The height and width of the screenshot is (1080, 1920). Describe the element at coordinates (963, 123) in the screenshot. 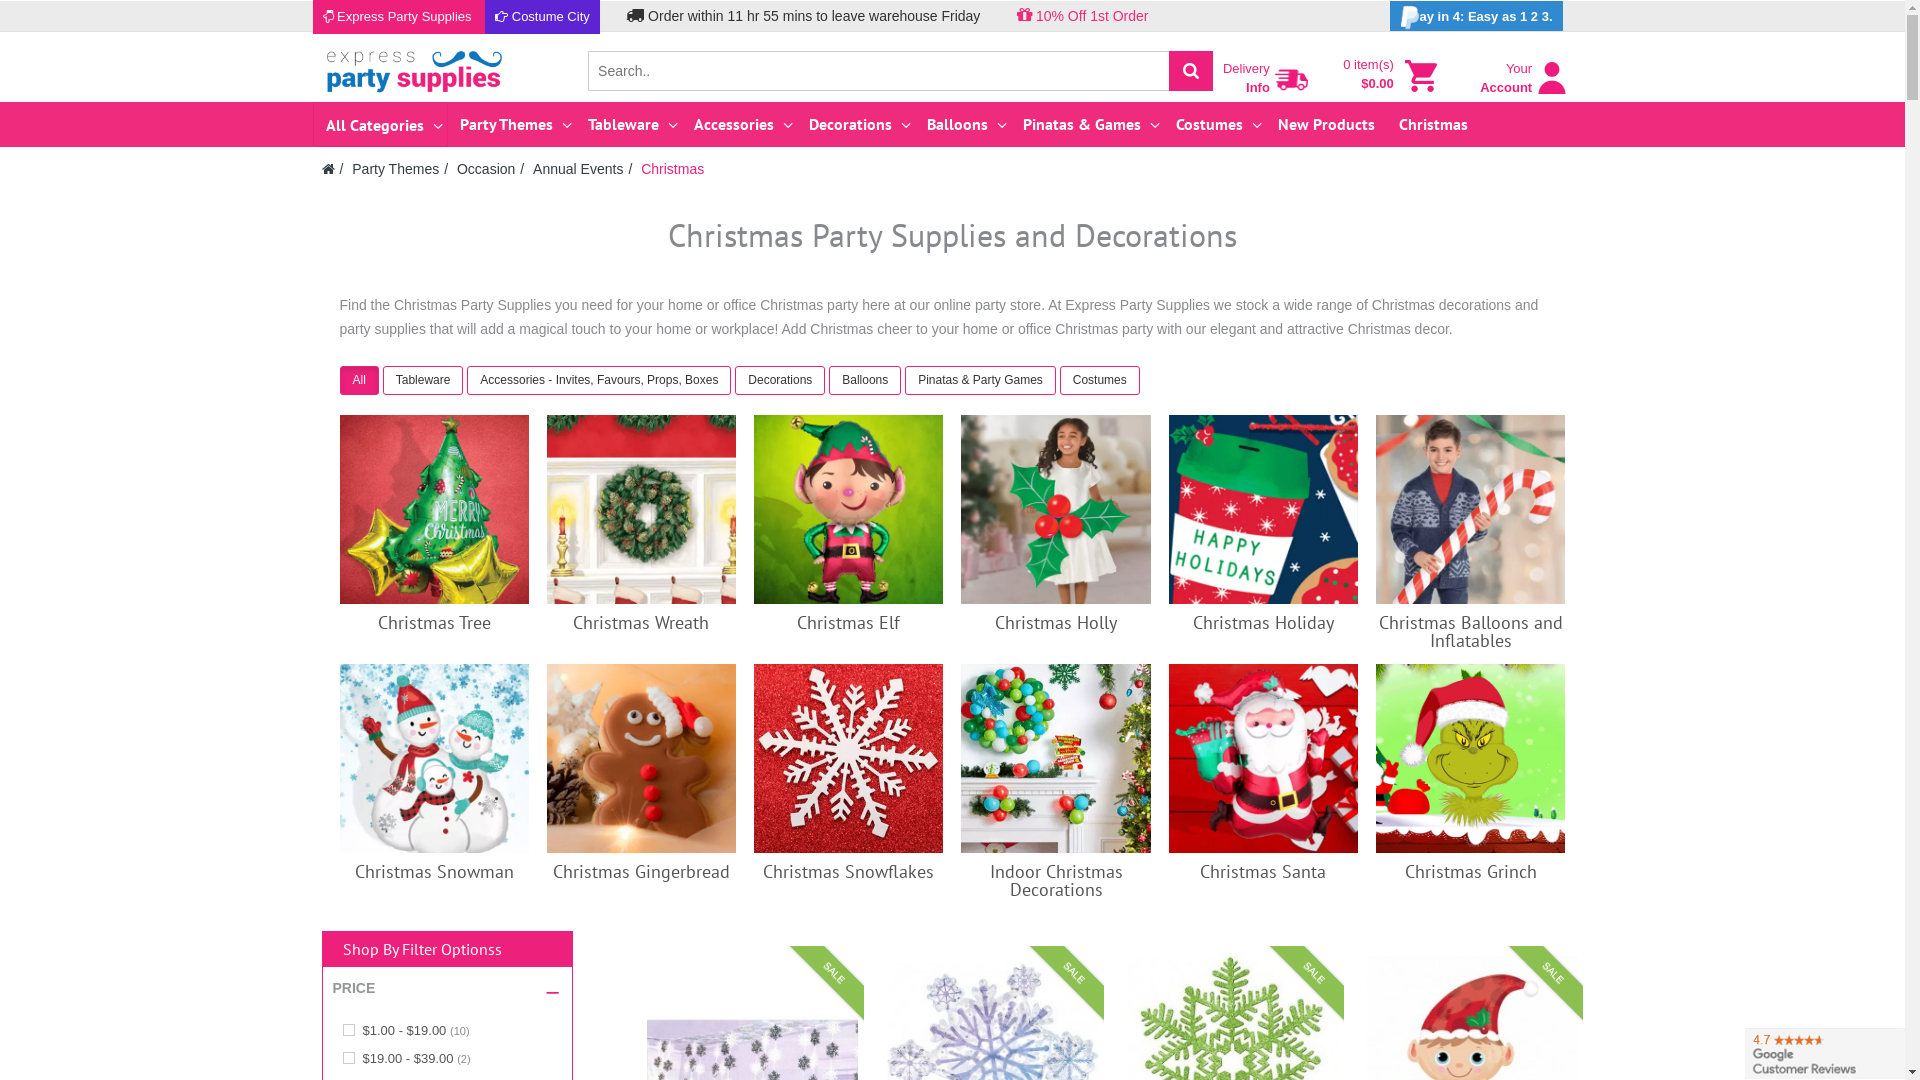

I see `'Balloons'` at that location.